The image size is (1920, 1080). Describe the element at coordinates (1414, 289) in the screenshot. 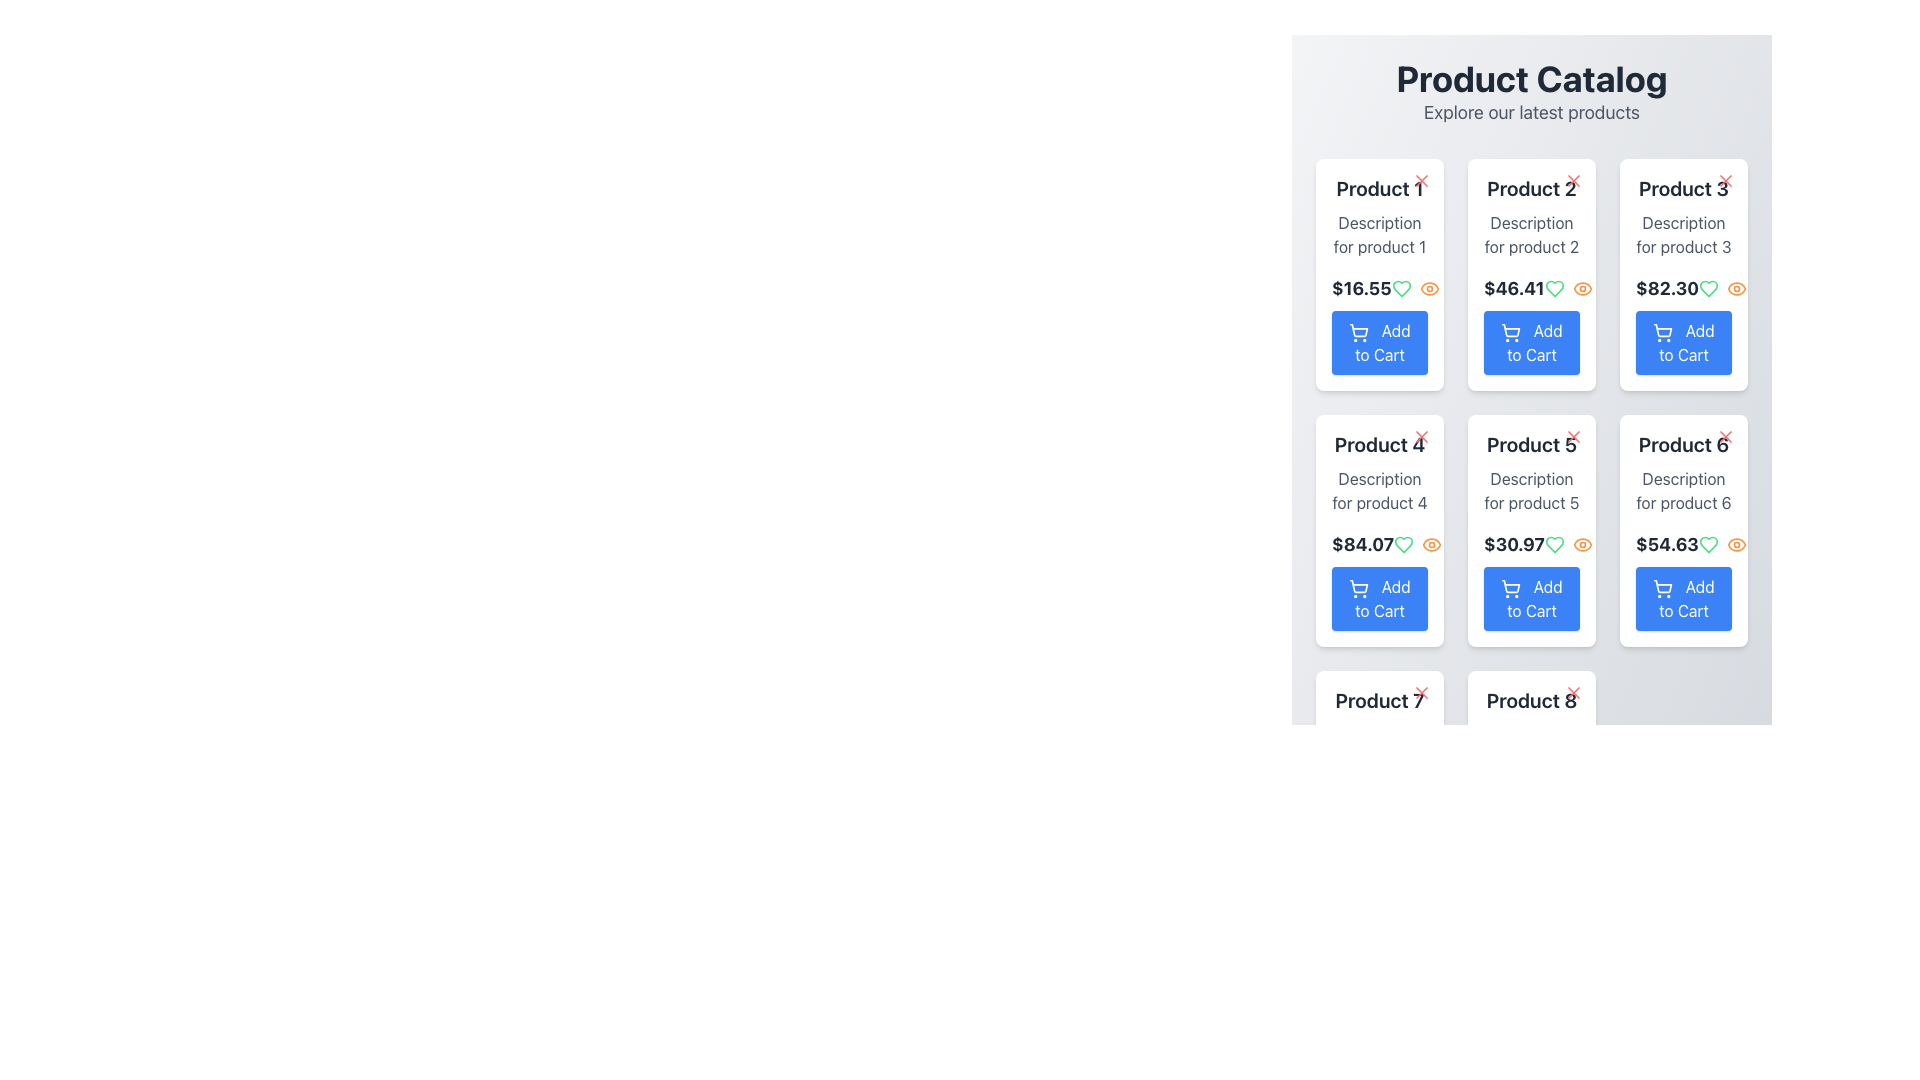

I see `the orange eye icon in the Interactive Icon Group located beneath the product price for 'Product 1'` at that location.